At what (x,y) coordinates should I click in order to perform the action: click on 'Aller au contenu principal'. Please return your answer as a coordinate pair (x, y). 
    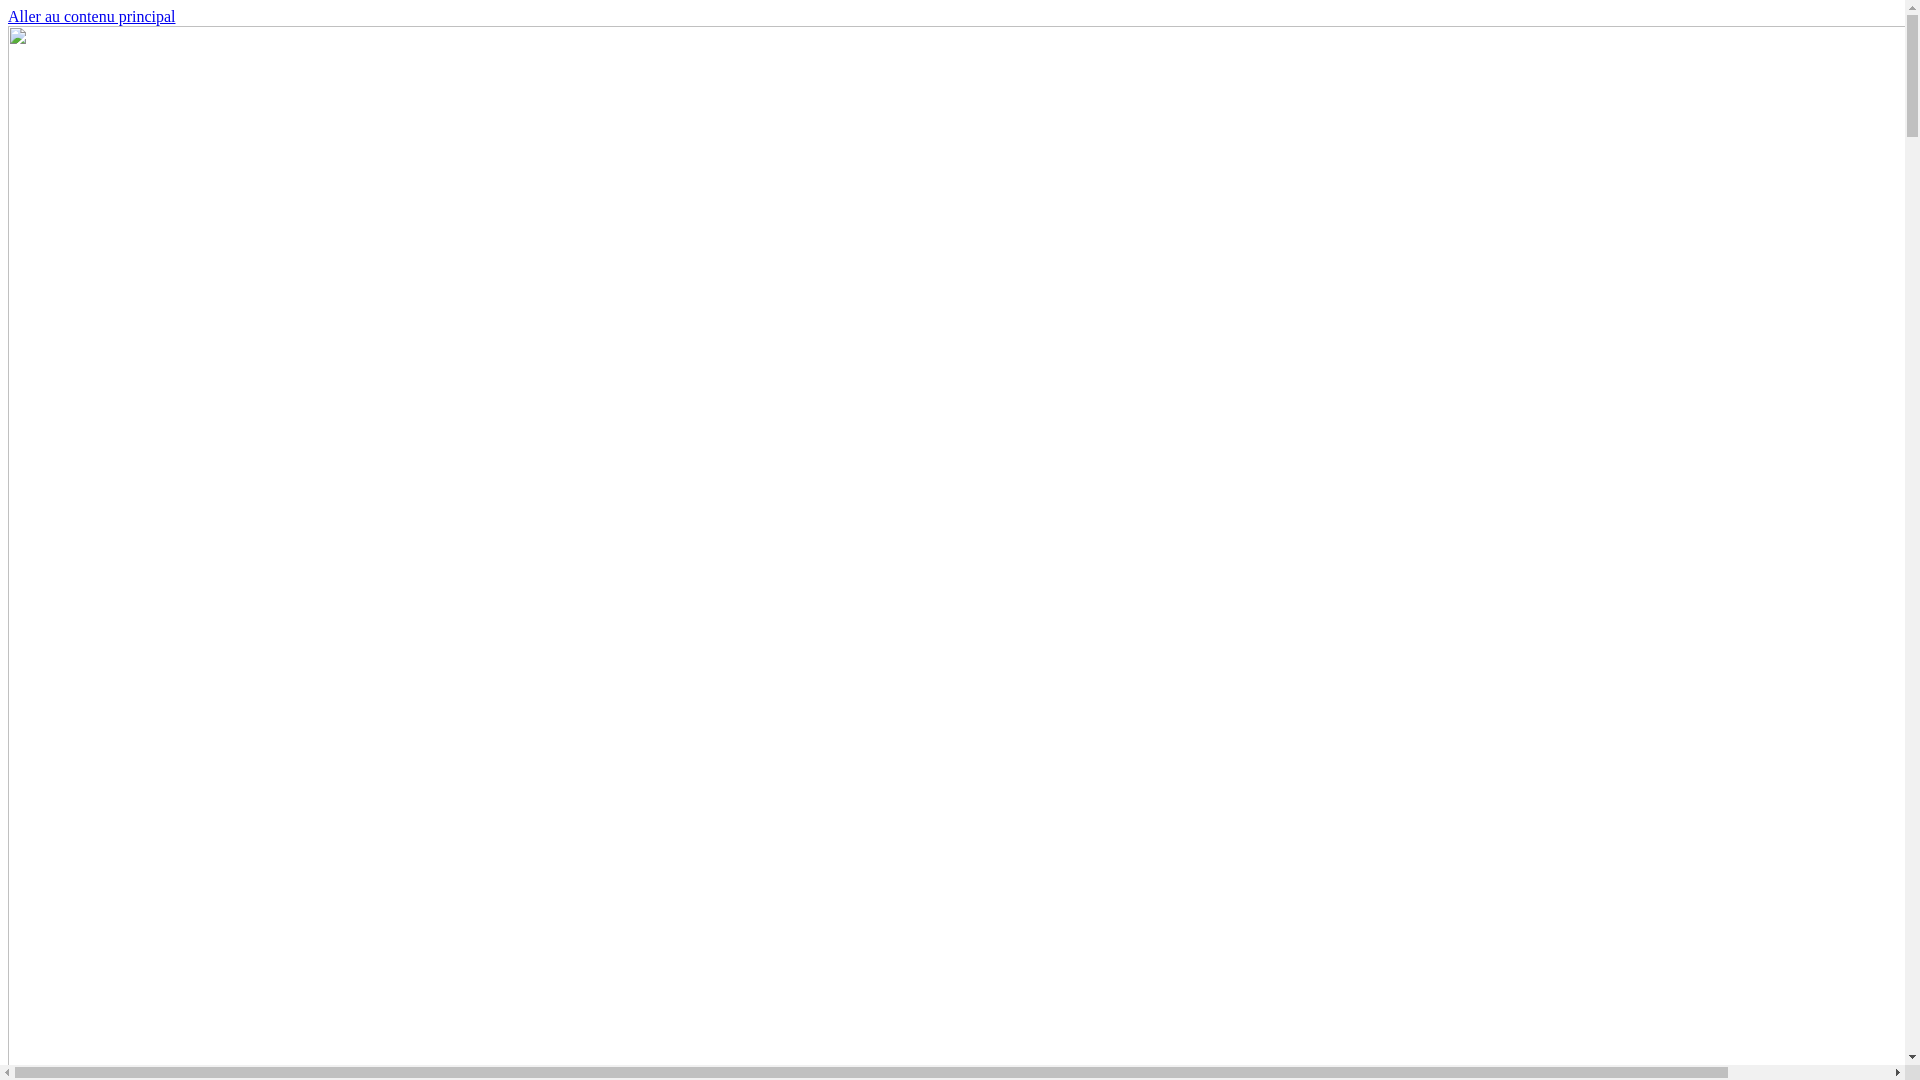
    Looking at the image, I should click on (90, 16).